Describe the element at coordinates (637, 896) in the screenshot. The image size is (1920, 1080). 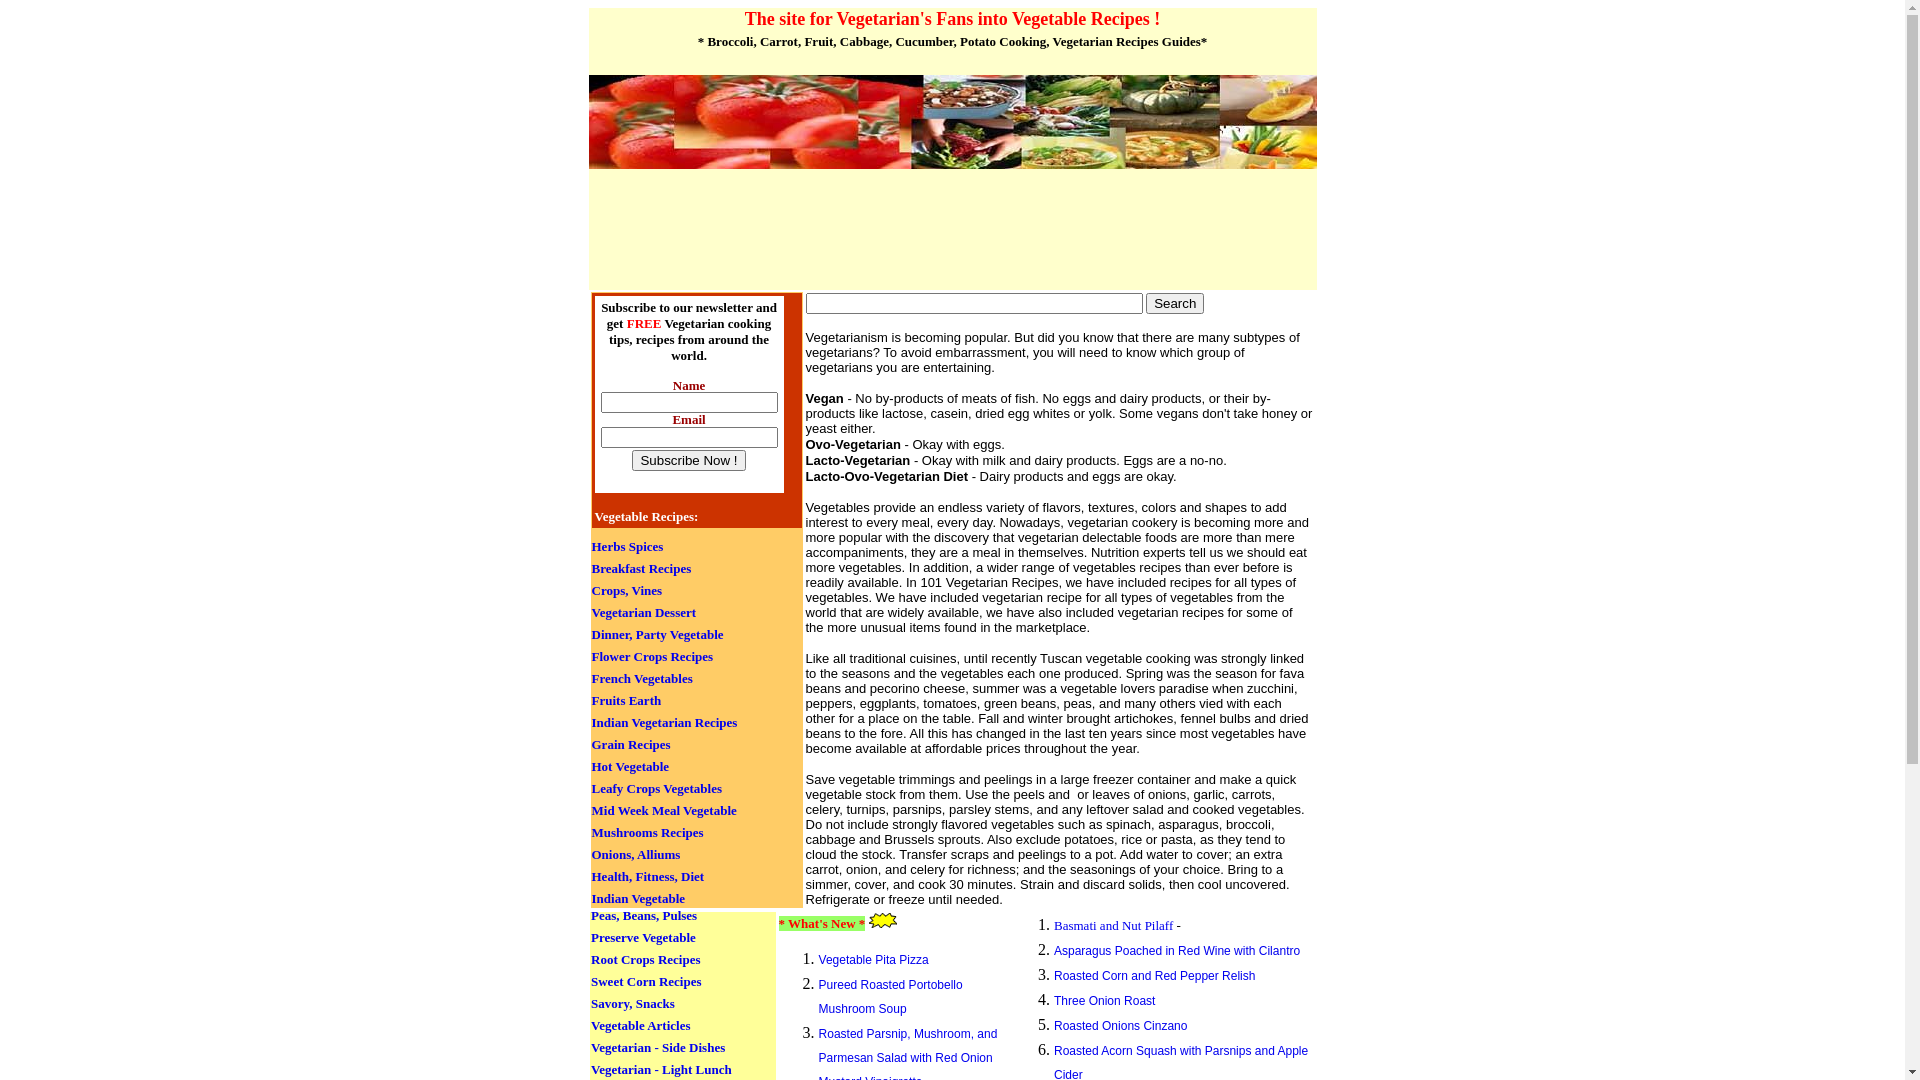
I see `'Indian Vegetable'` at that location.